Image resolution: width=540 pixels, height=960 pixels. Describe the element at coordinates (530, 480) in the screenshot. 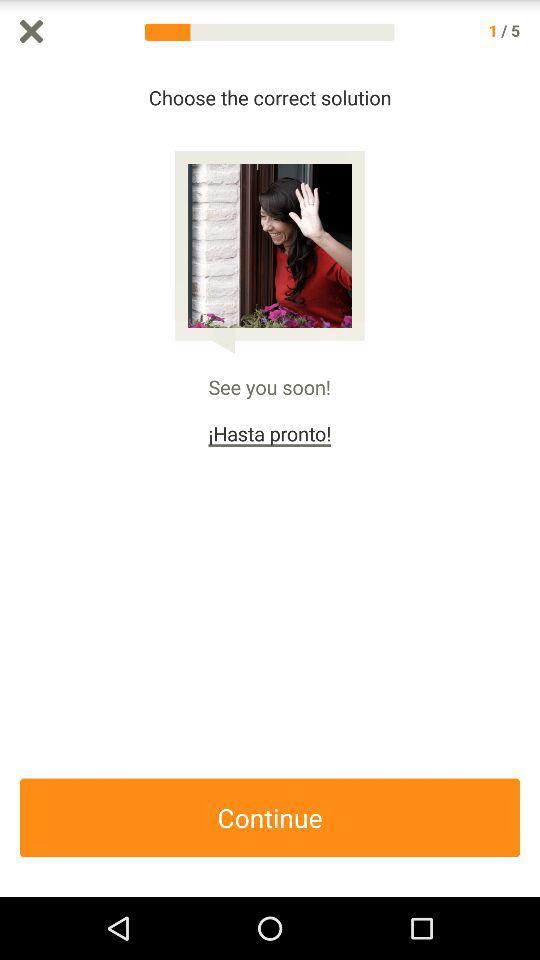

I see `item below 5` at that location.